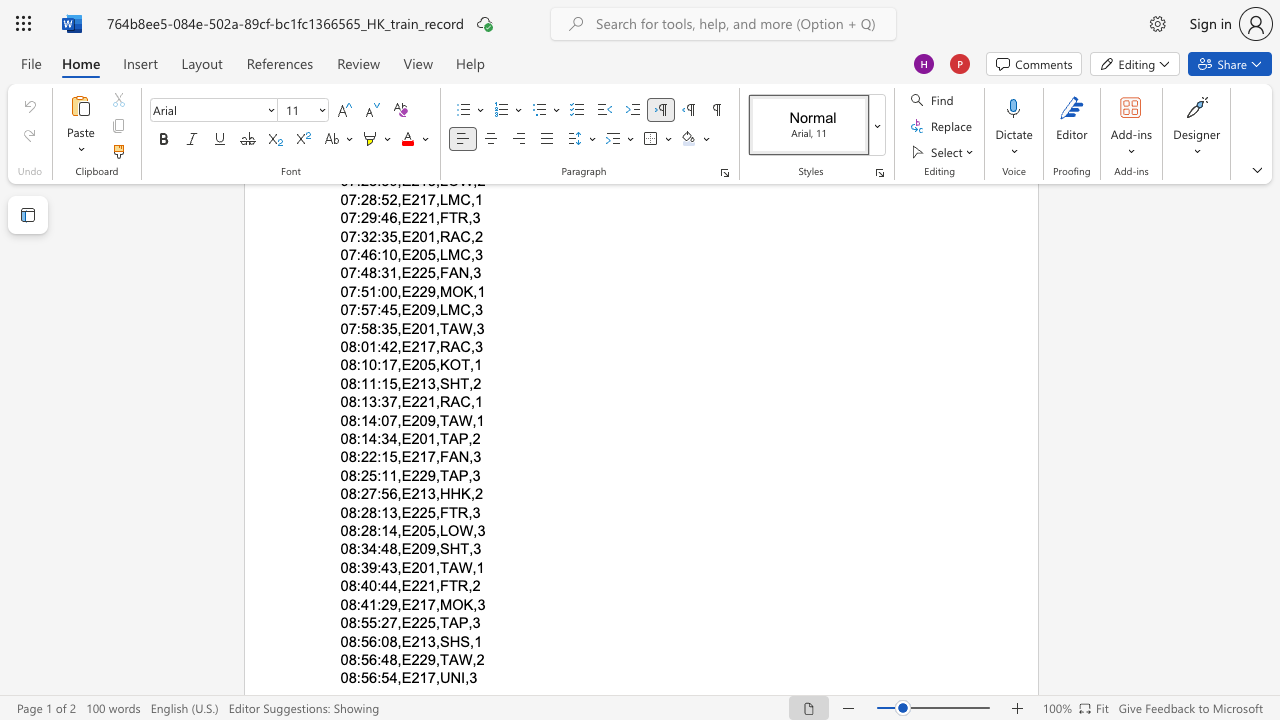  What do you see at coordinates (447, 438) in the screenshot?
I see `the subset text "AP,2" within the text "08:14:34,E201,TAP,2"` at bounding box center [447, 438].